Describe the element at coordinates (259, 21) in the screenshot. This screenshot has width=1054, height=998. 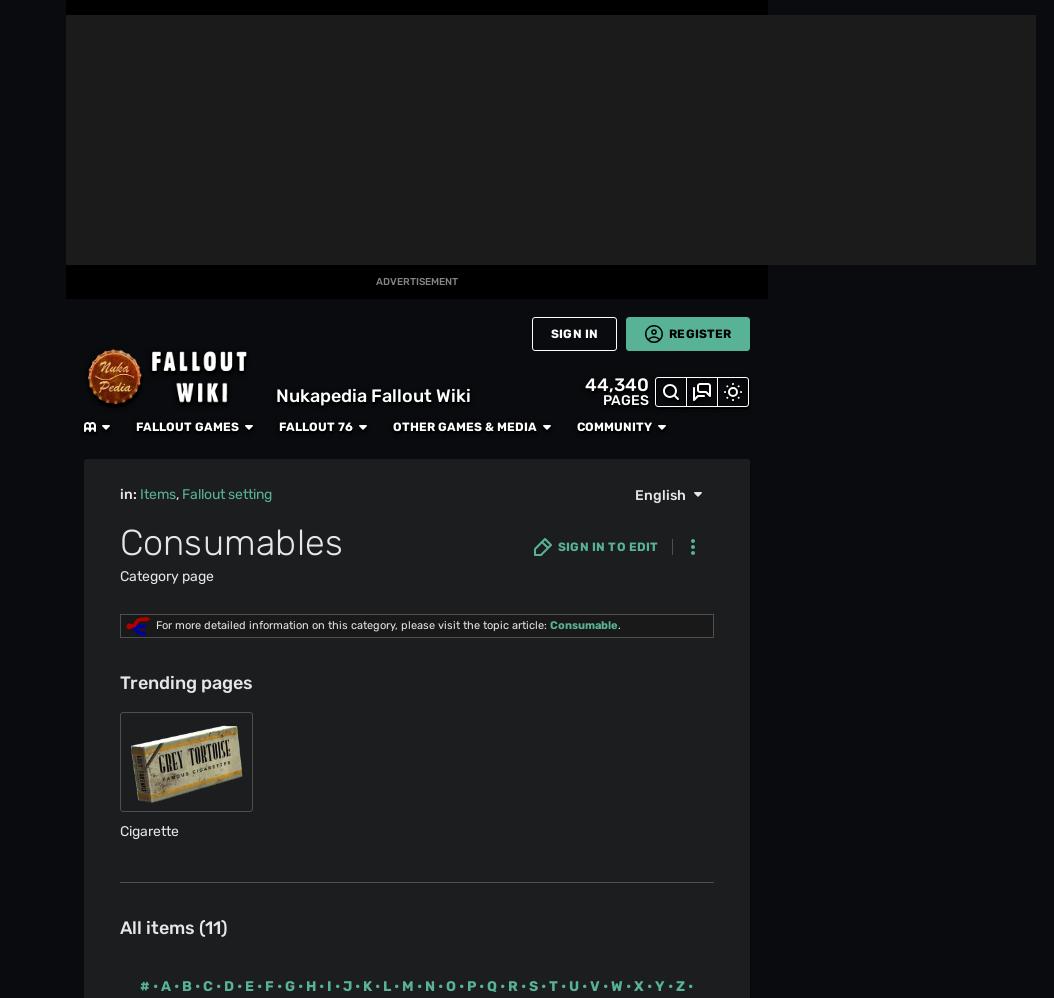
I see `'Fallout games'` at that location.